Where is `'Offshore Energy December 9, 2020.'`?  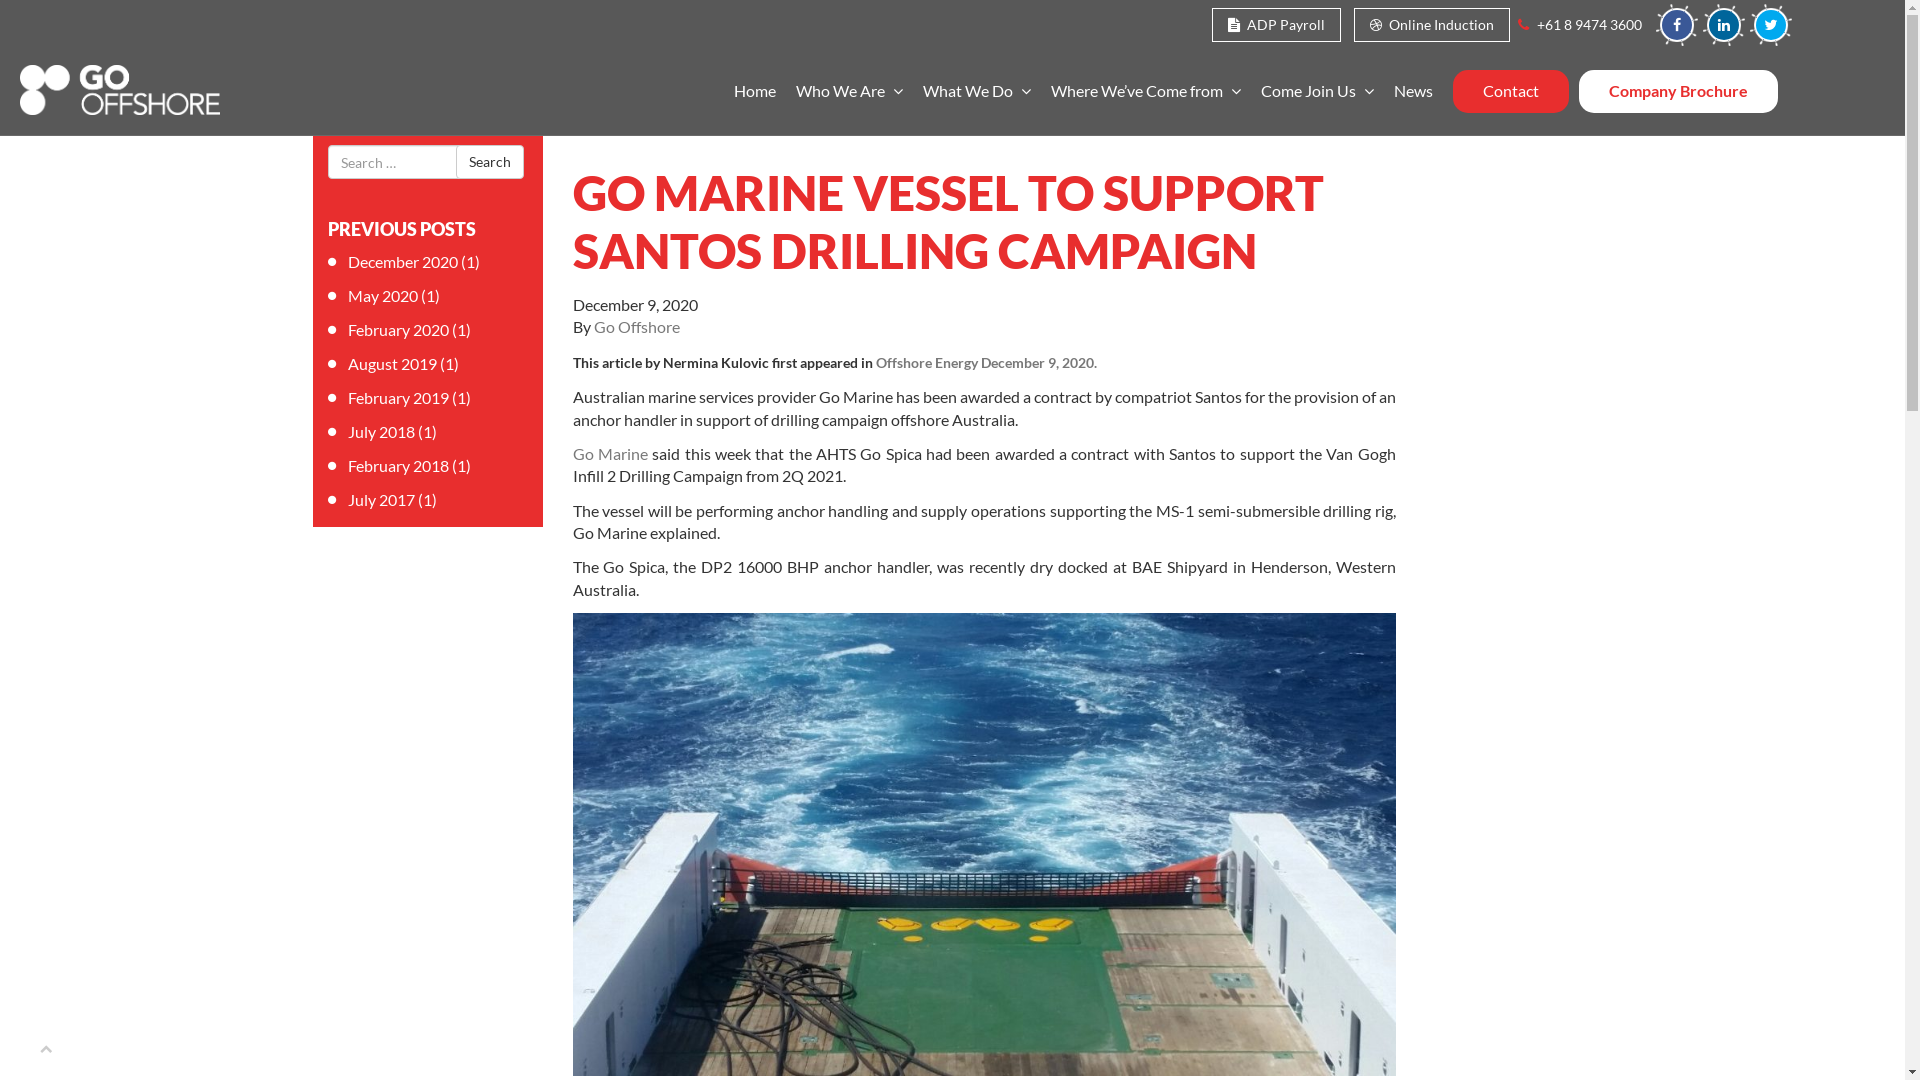
'Offshore Energy December 9, 2020.' is located at coordinates (986, 362).